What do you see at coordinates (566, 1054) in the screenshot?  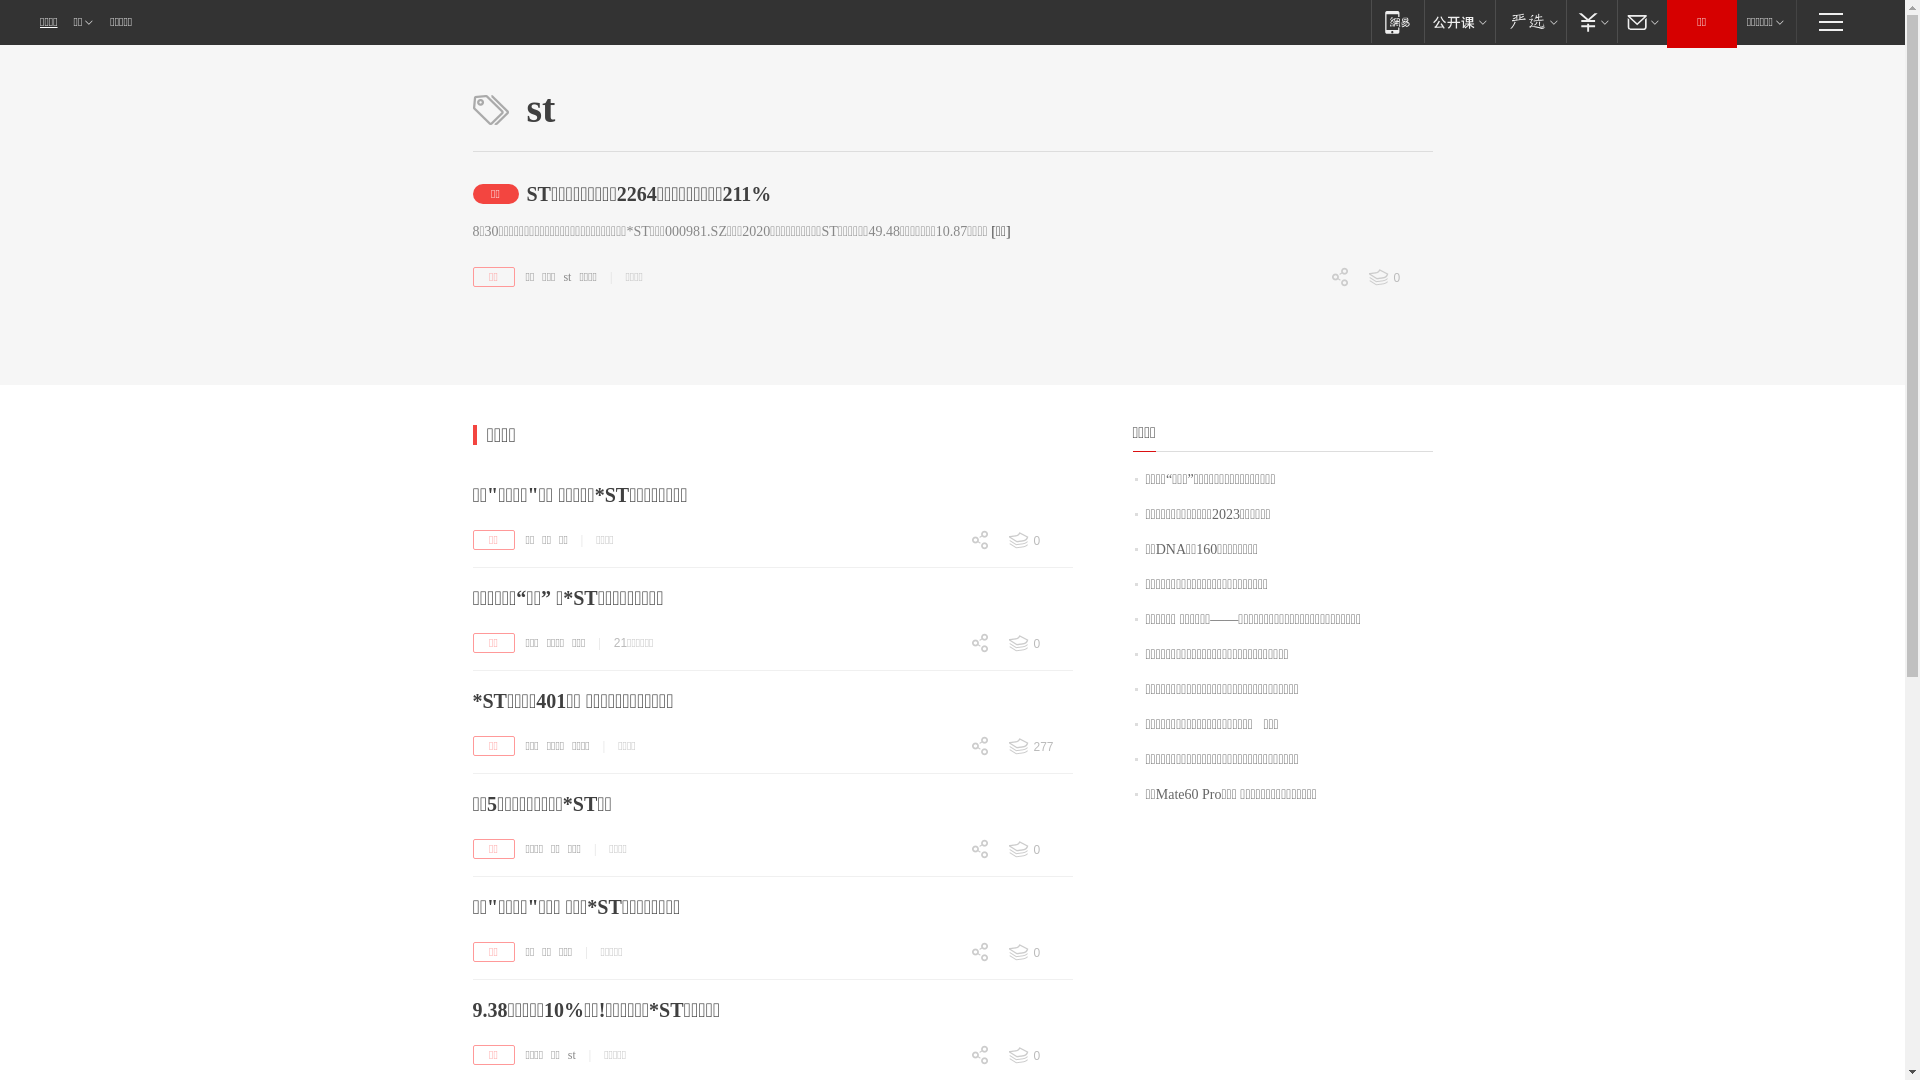 I see `'st'` at bounding box center [566, 1054].